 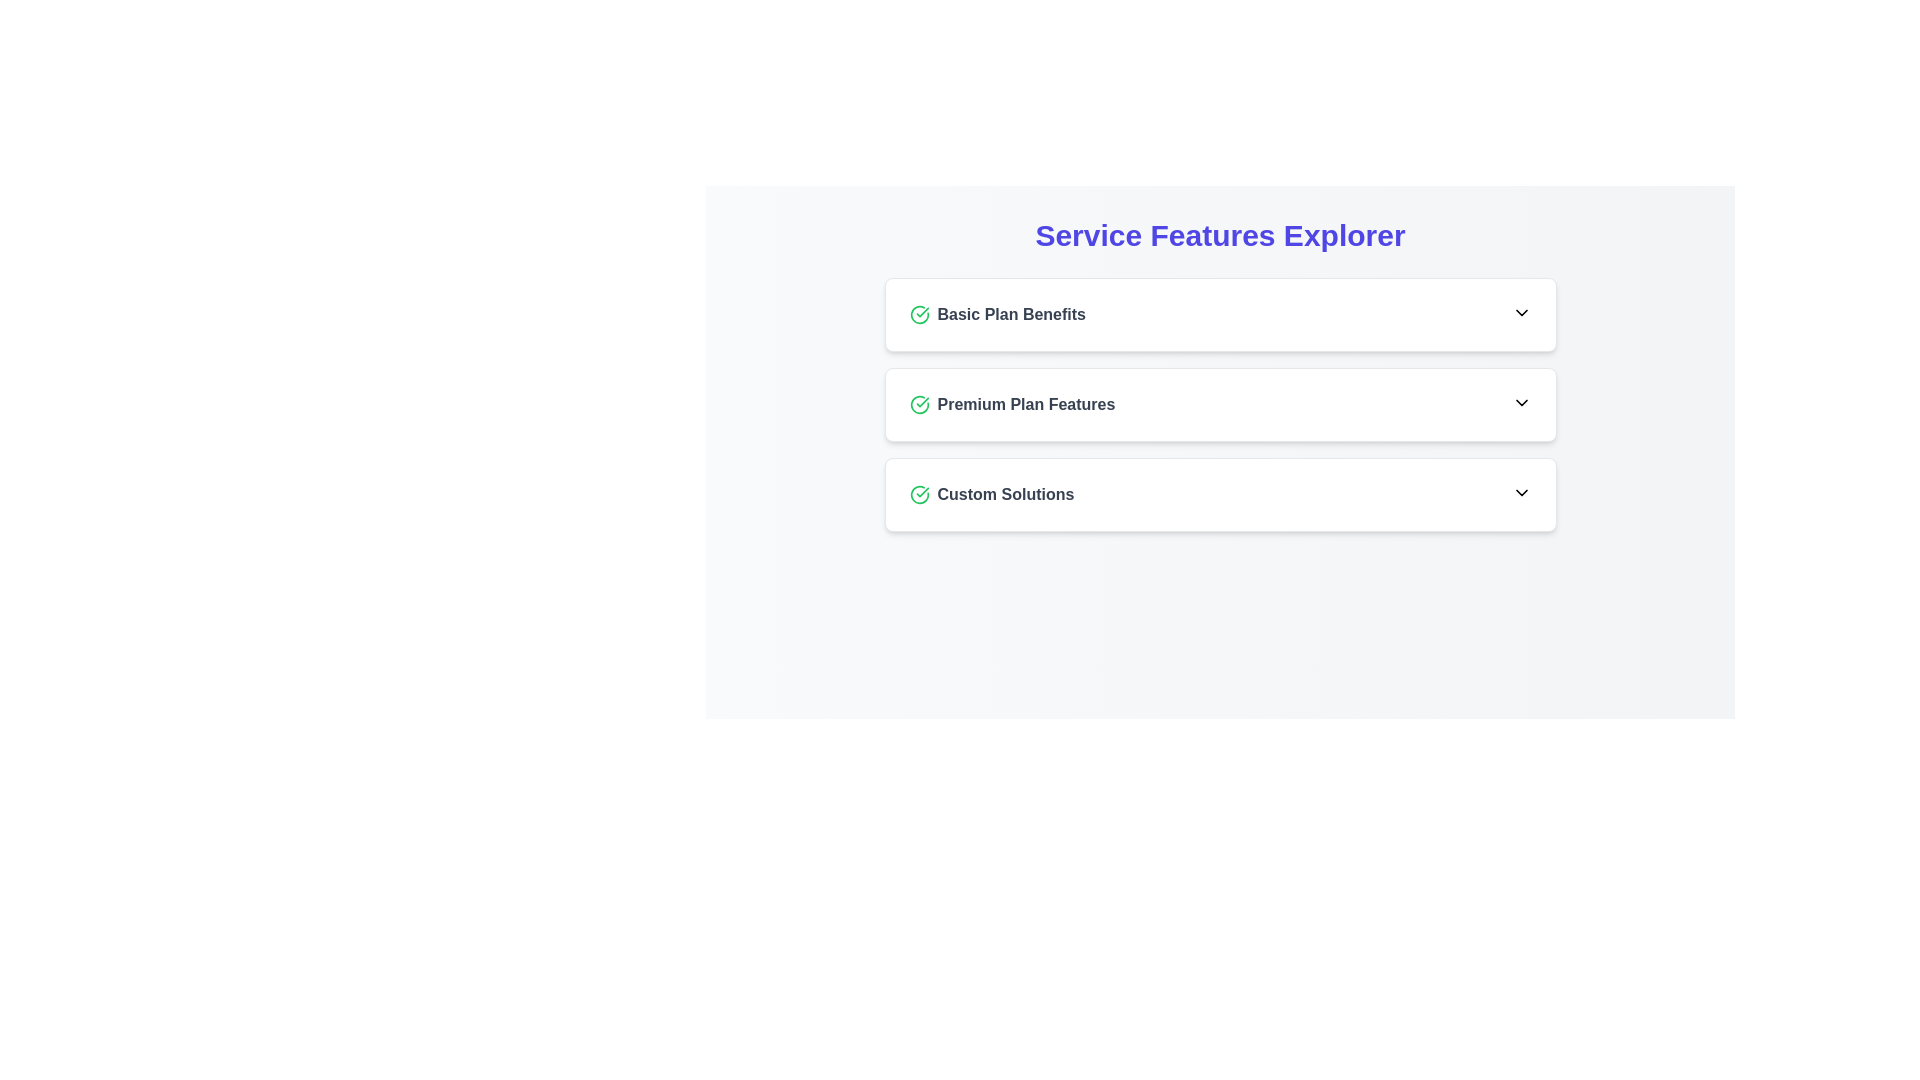 What do you see at coordinates (1011, 315) in the screenshot?
I see `the static text label displaying 'Basic Plan Benefits', which is styled with a bold font and a gray color, located to the right of a green checkmark icon` at bounding box center [1011, 315].